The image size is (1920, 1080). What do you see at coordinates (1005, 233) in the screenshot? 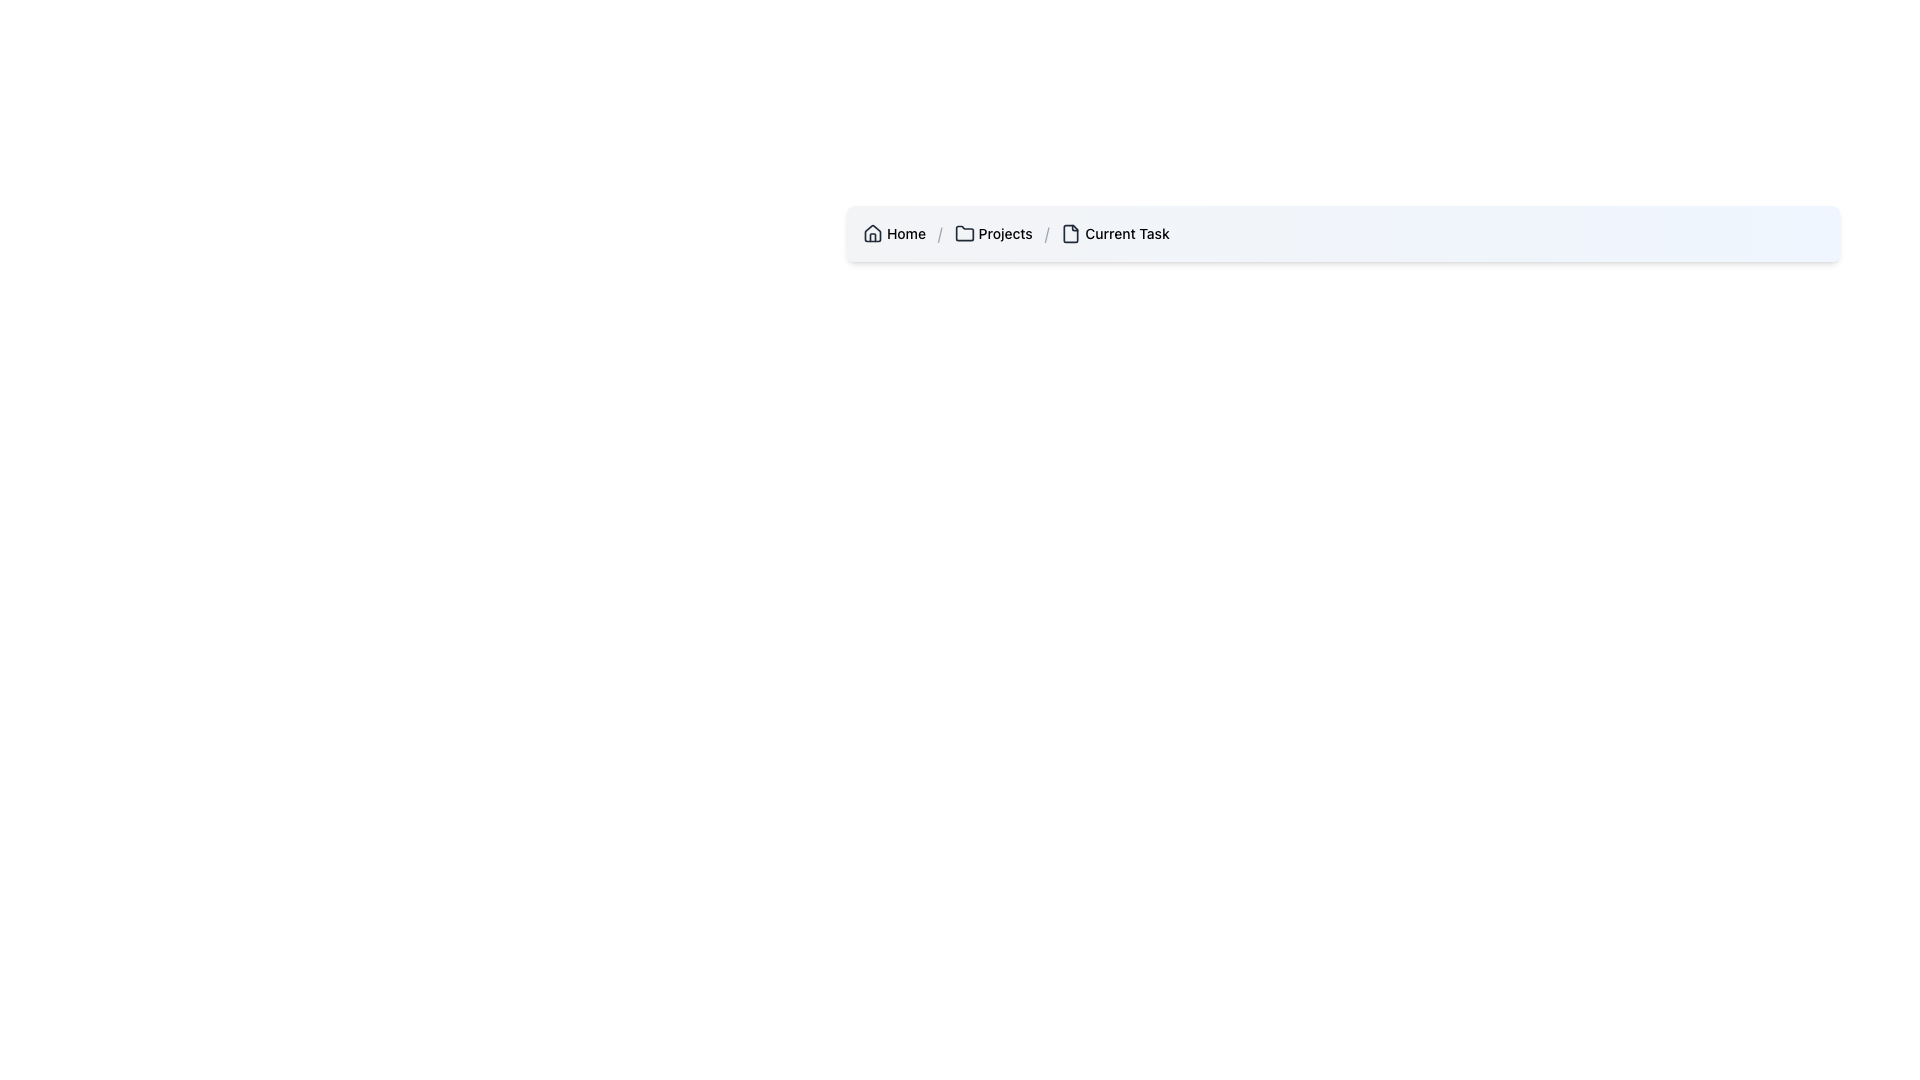
I see `the text label 'Projects' located in the breadcrumb navigation bar, which is the second item and has a folder icon to its left` at bounding box center [1005, 233].